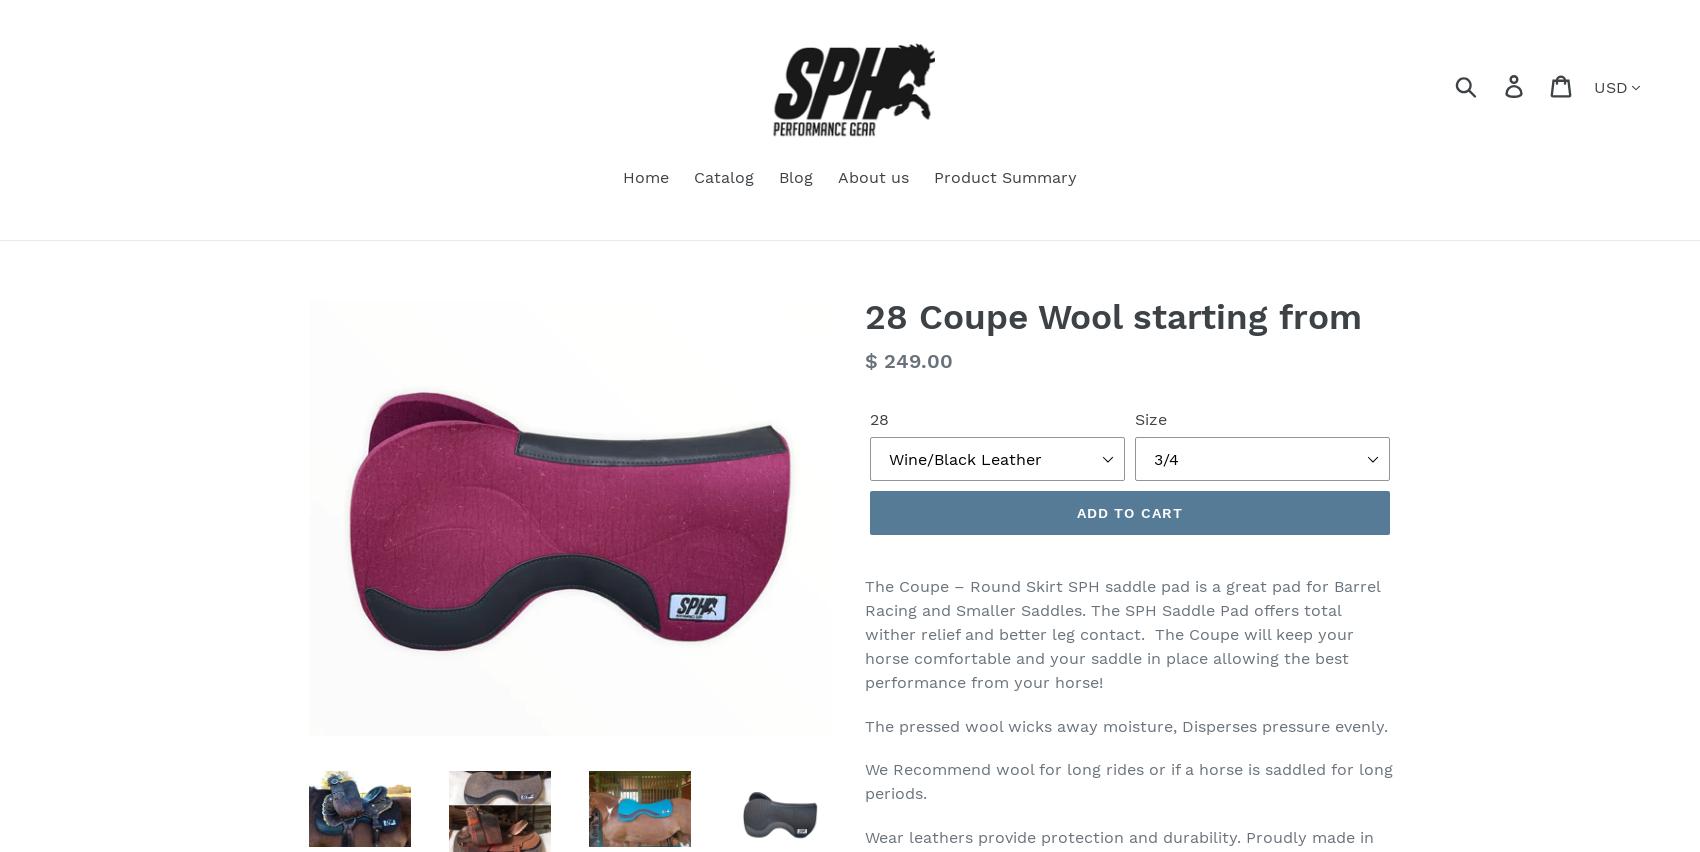 Image resolution: width=1700 pixels, height=852 pixels. I want to click on 'Add to cart', so click(1129, 510).